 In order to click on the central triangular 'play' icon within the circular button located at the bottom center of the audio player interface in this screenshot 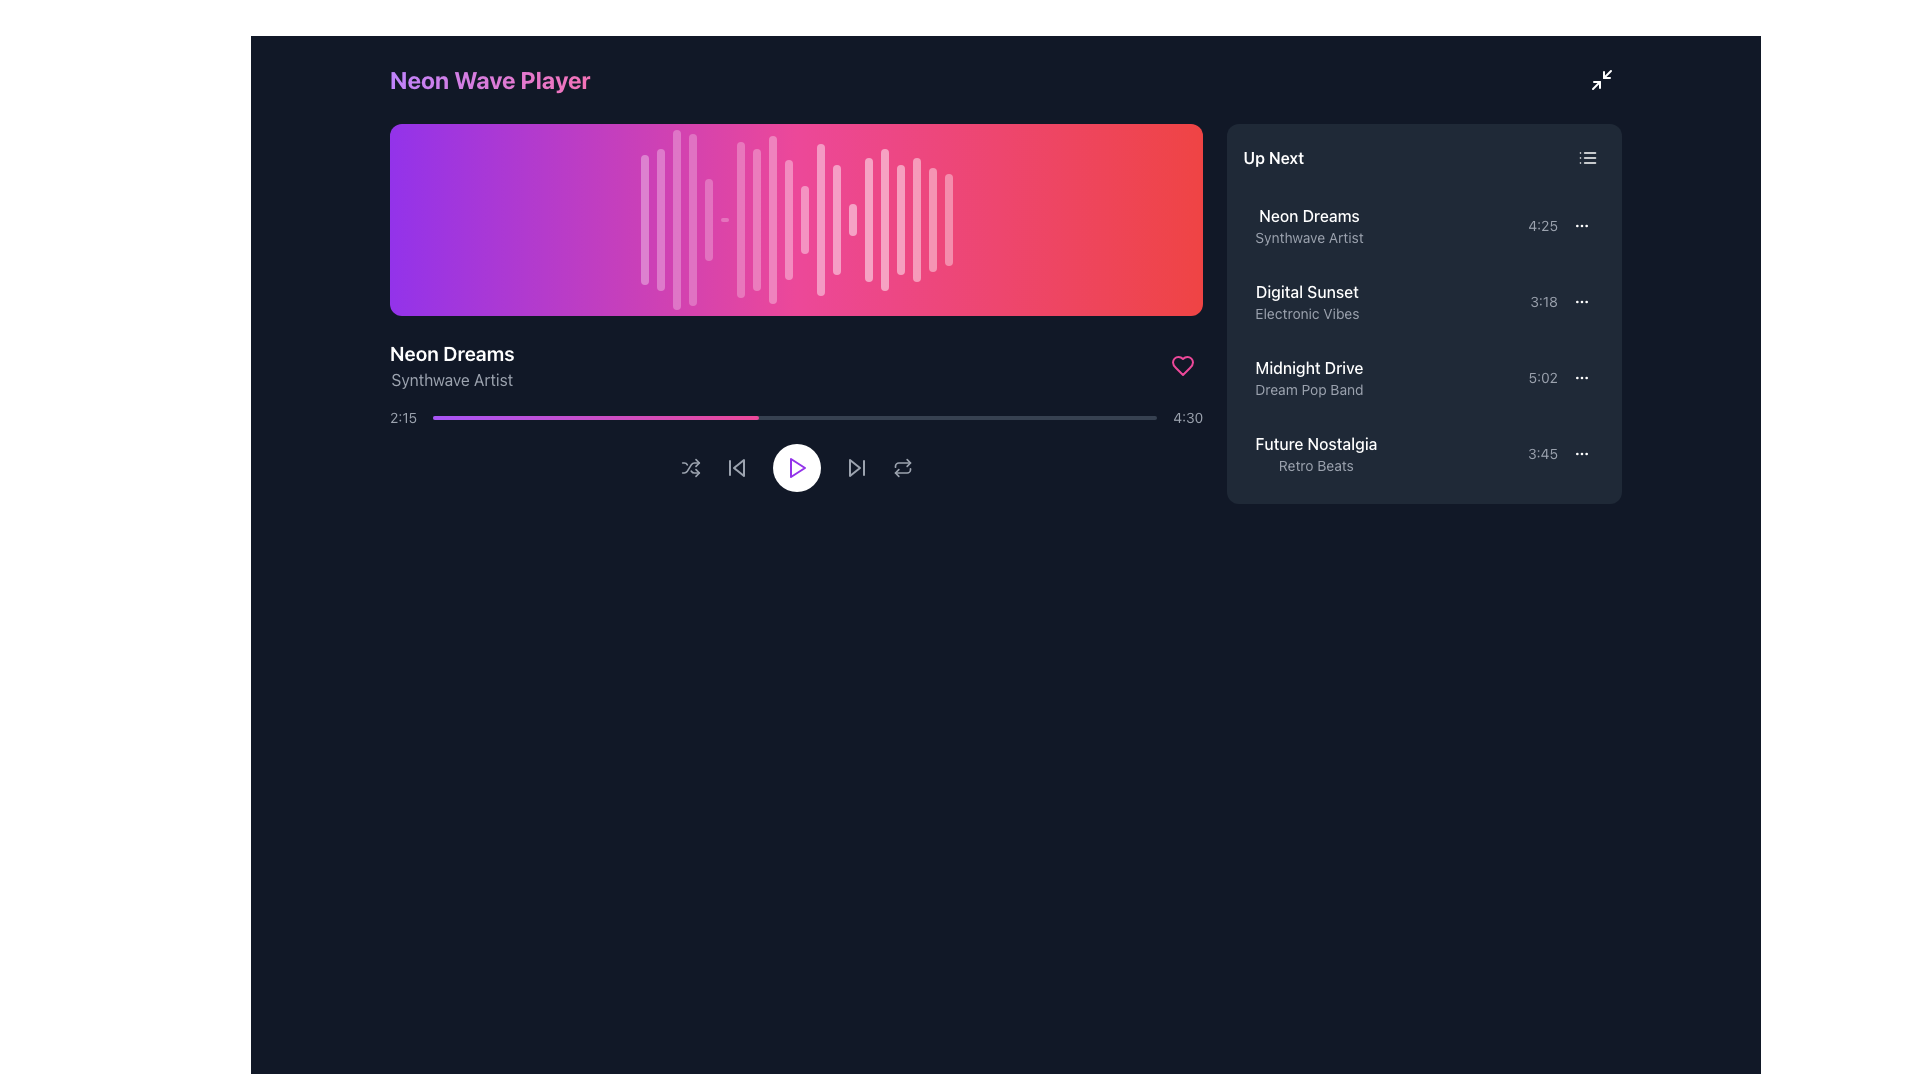, I will do `click(795, 467)`.